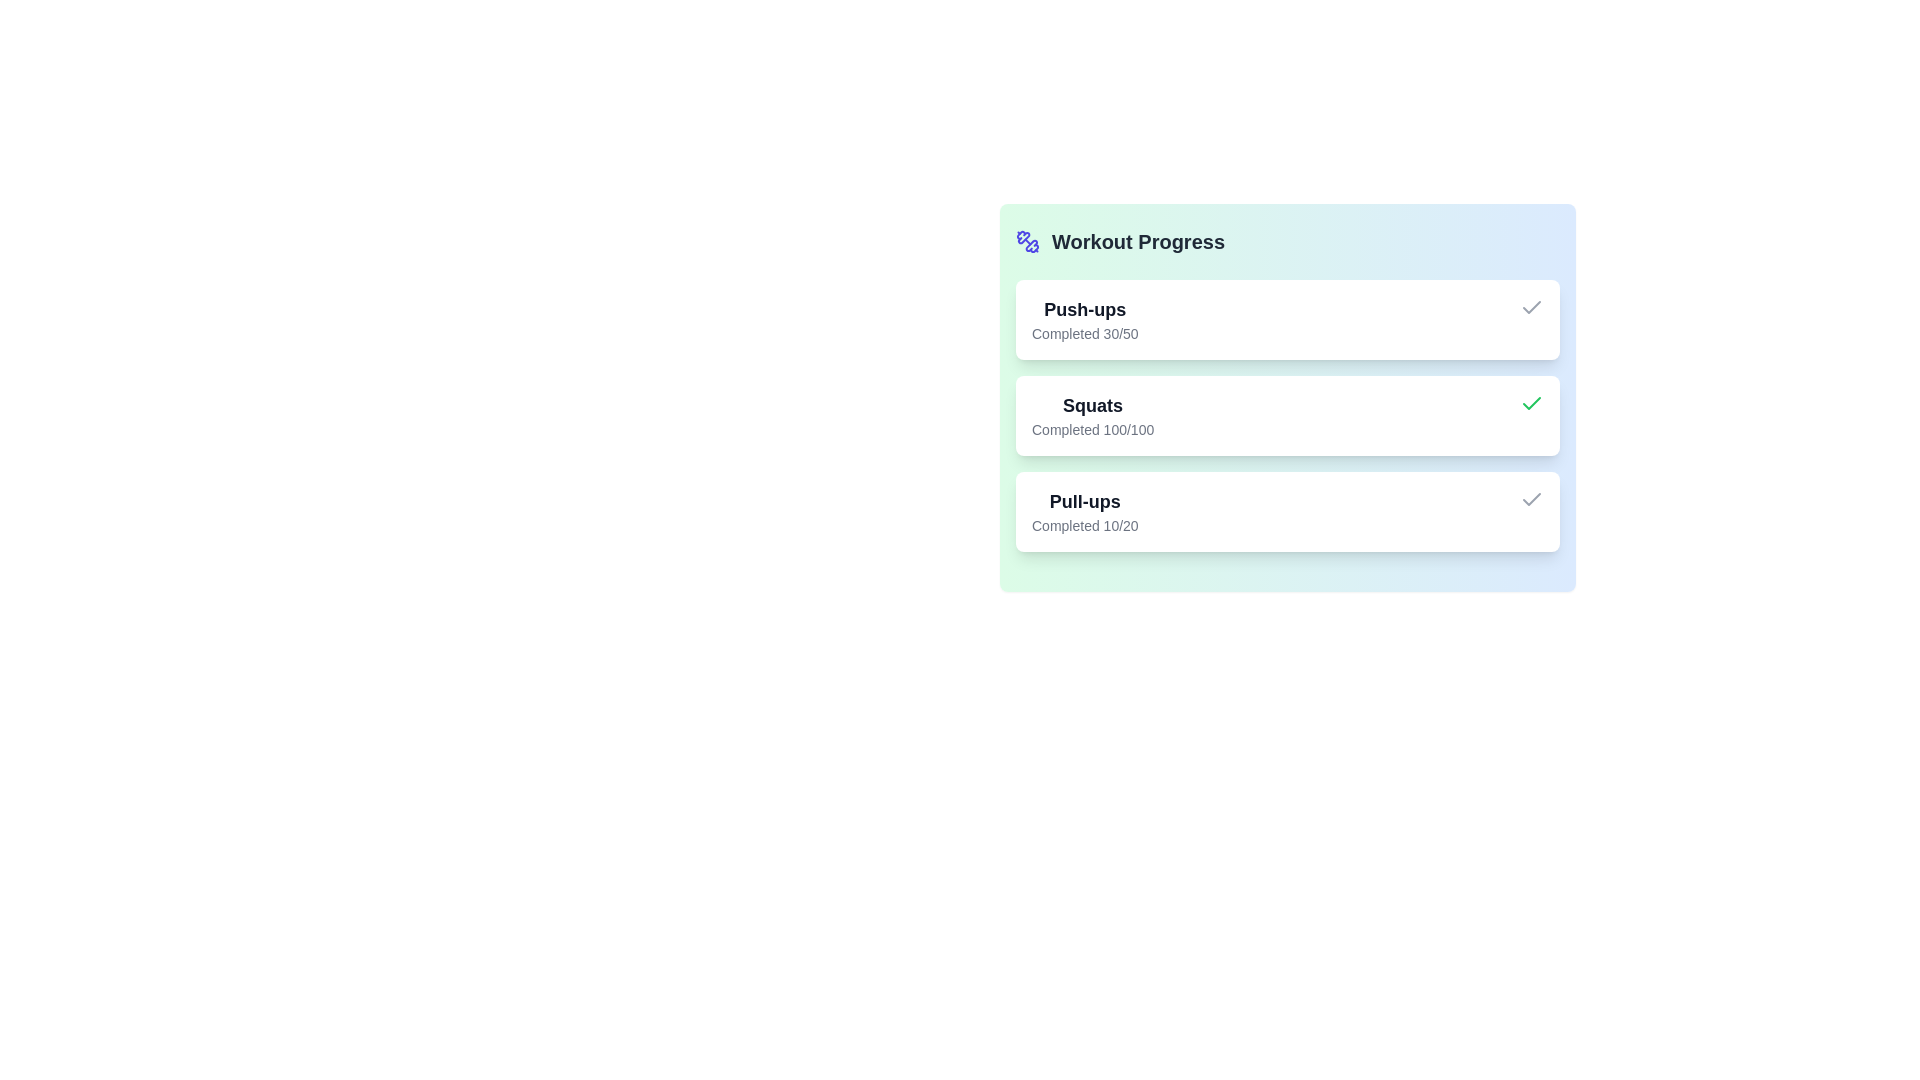 This screenshot has width=1920, height=1080. What do you see at coordinates (1084, 524) in the screenshot?
I see `the text label displaying 'Completed 10/20' located below the 'Pull-ups' title in the workout progress section` at bounding box center [1084, 524].